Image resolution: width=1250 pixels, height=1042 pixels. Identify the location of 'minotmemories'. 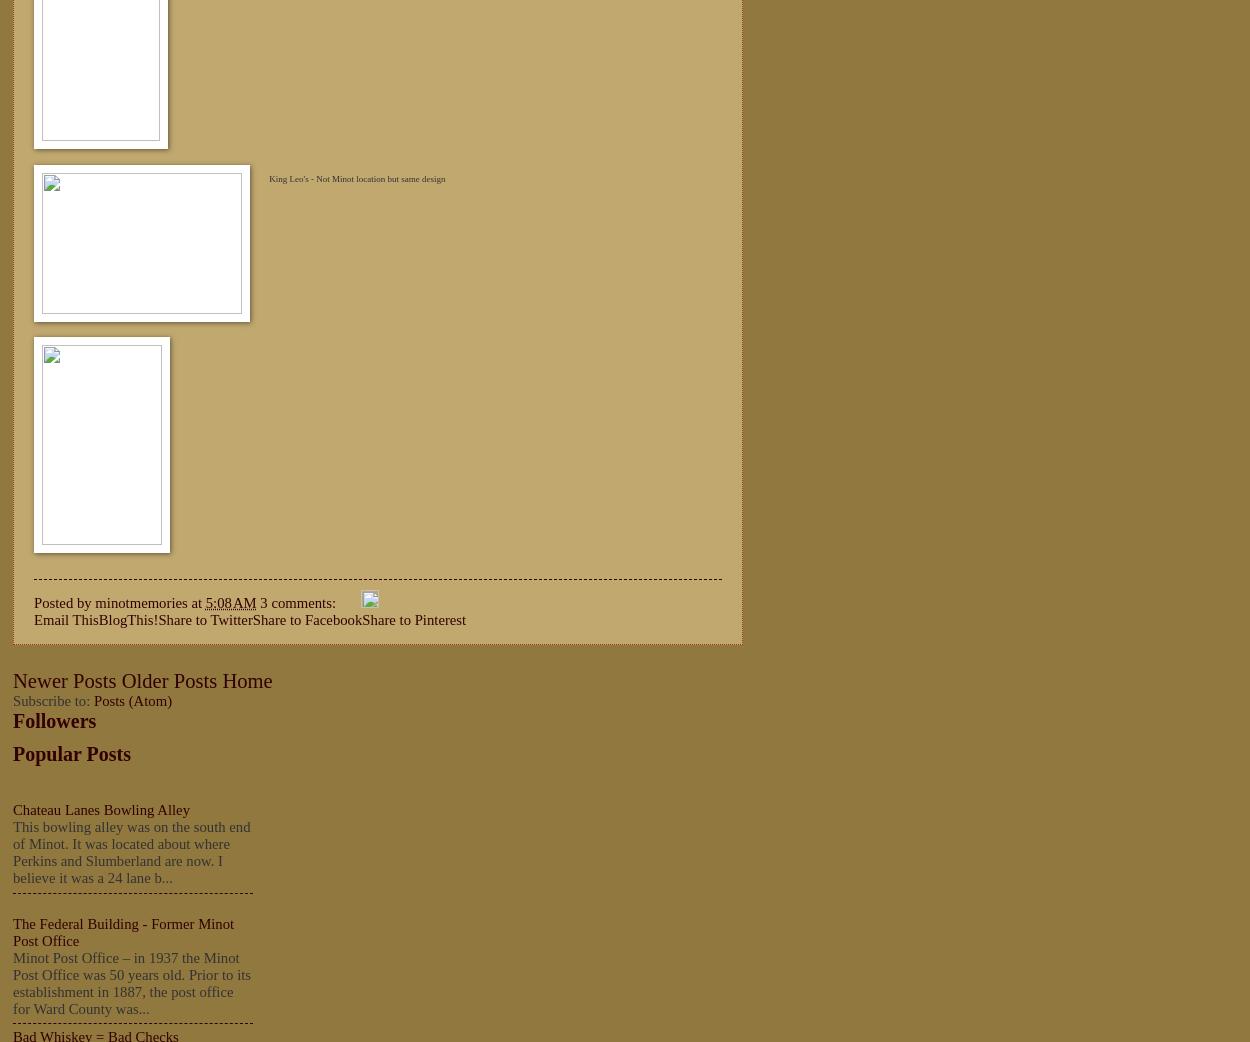
(94, 600).